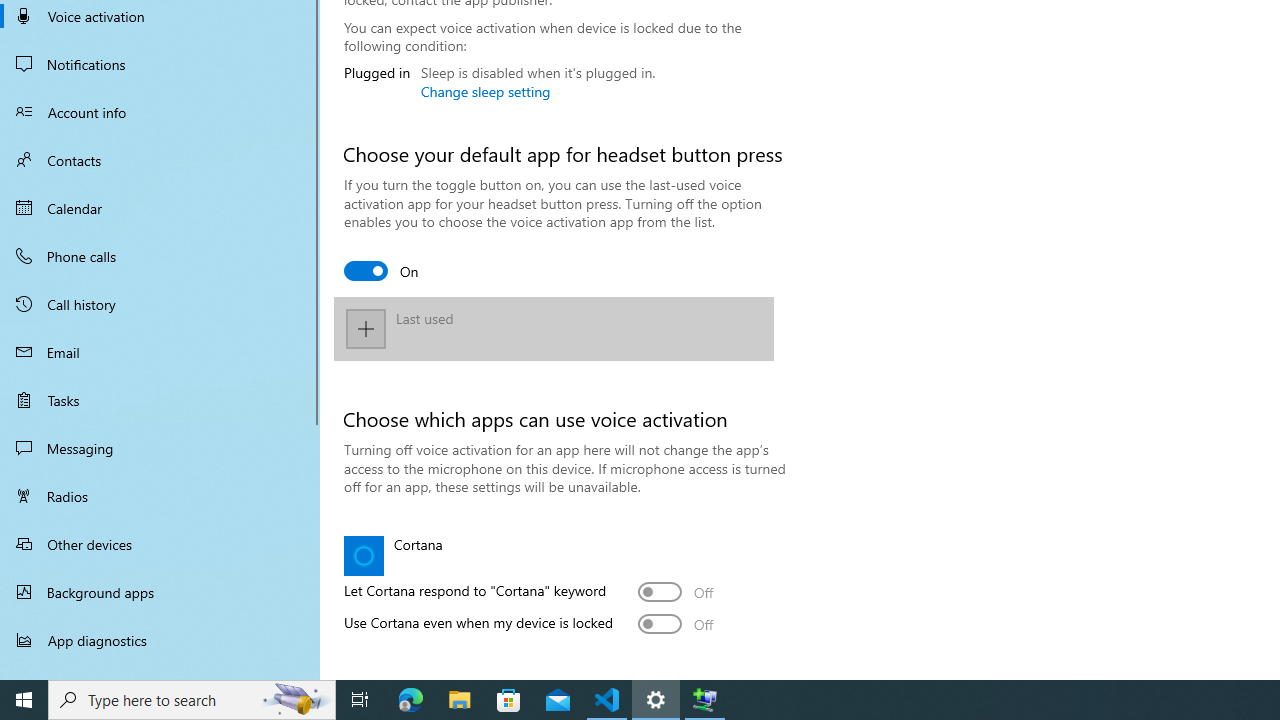 The width and height of the screenshot is (1280, 720). I want to click on 'Contacts', so click(160, 159).